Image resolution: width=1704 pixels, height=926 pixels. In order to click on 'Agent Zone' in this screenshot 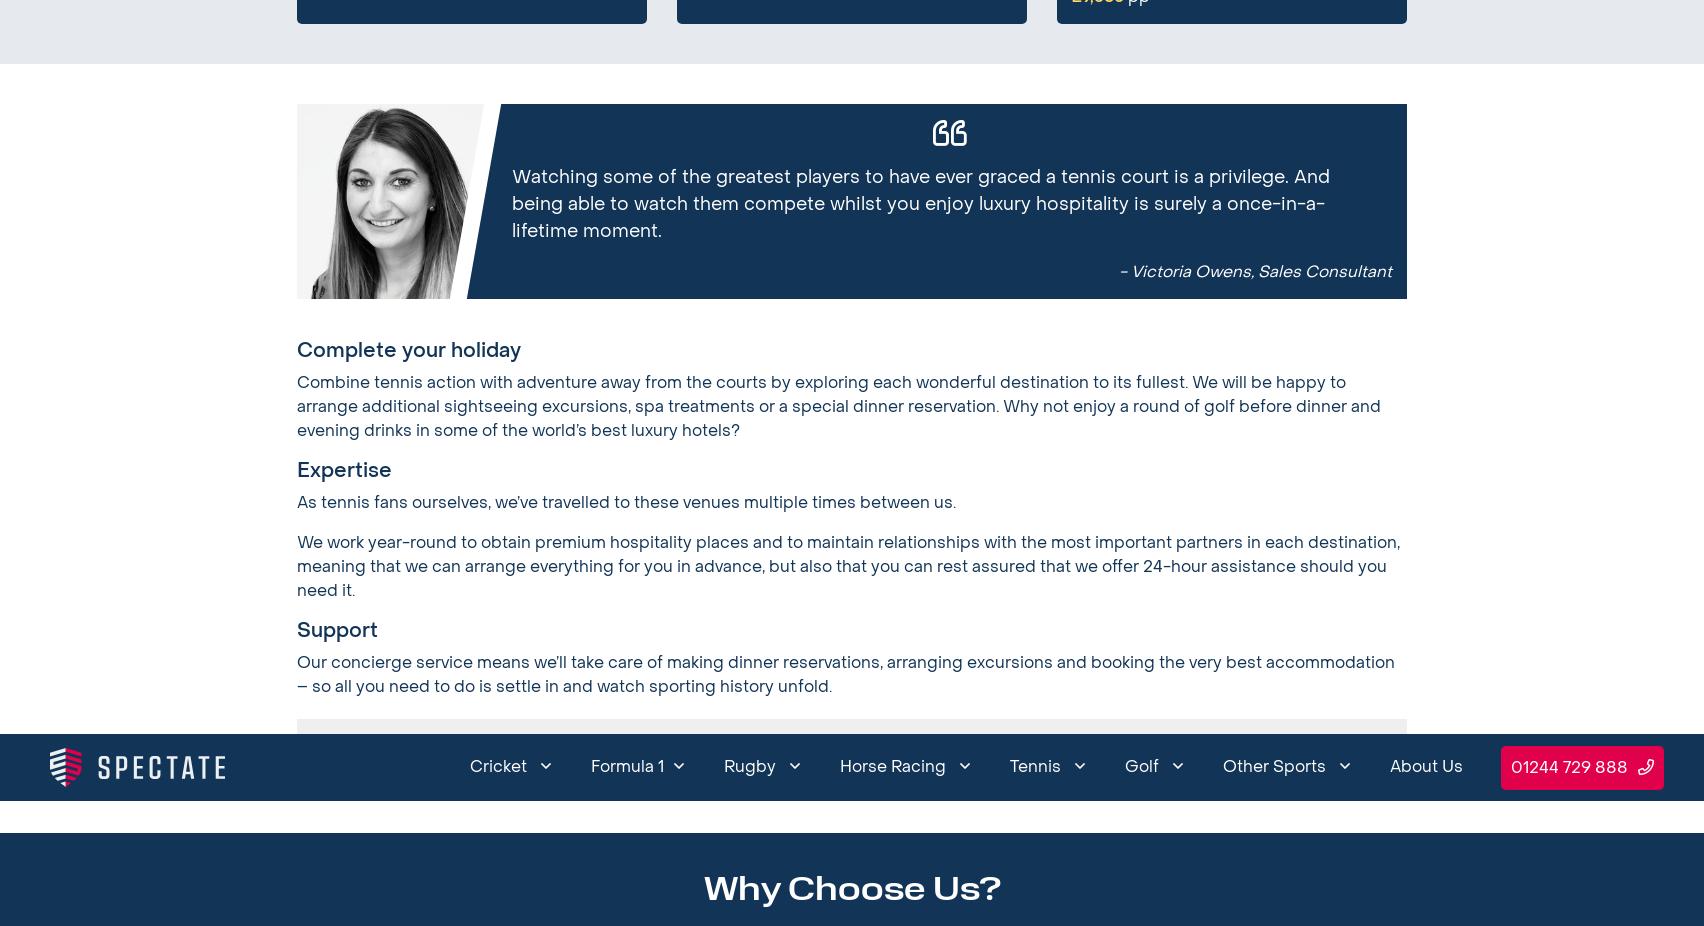, I will do `click(1204, 70)`.